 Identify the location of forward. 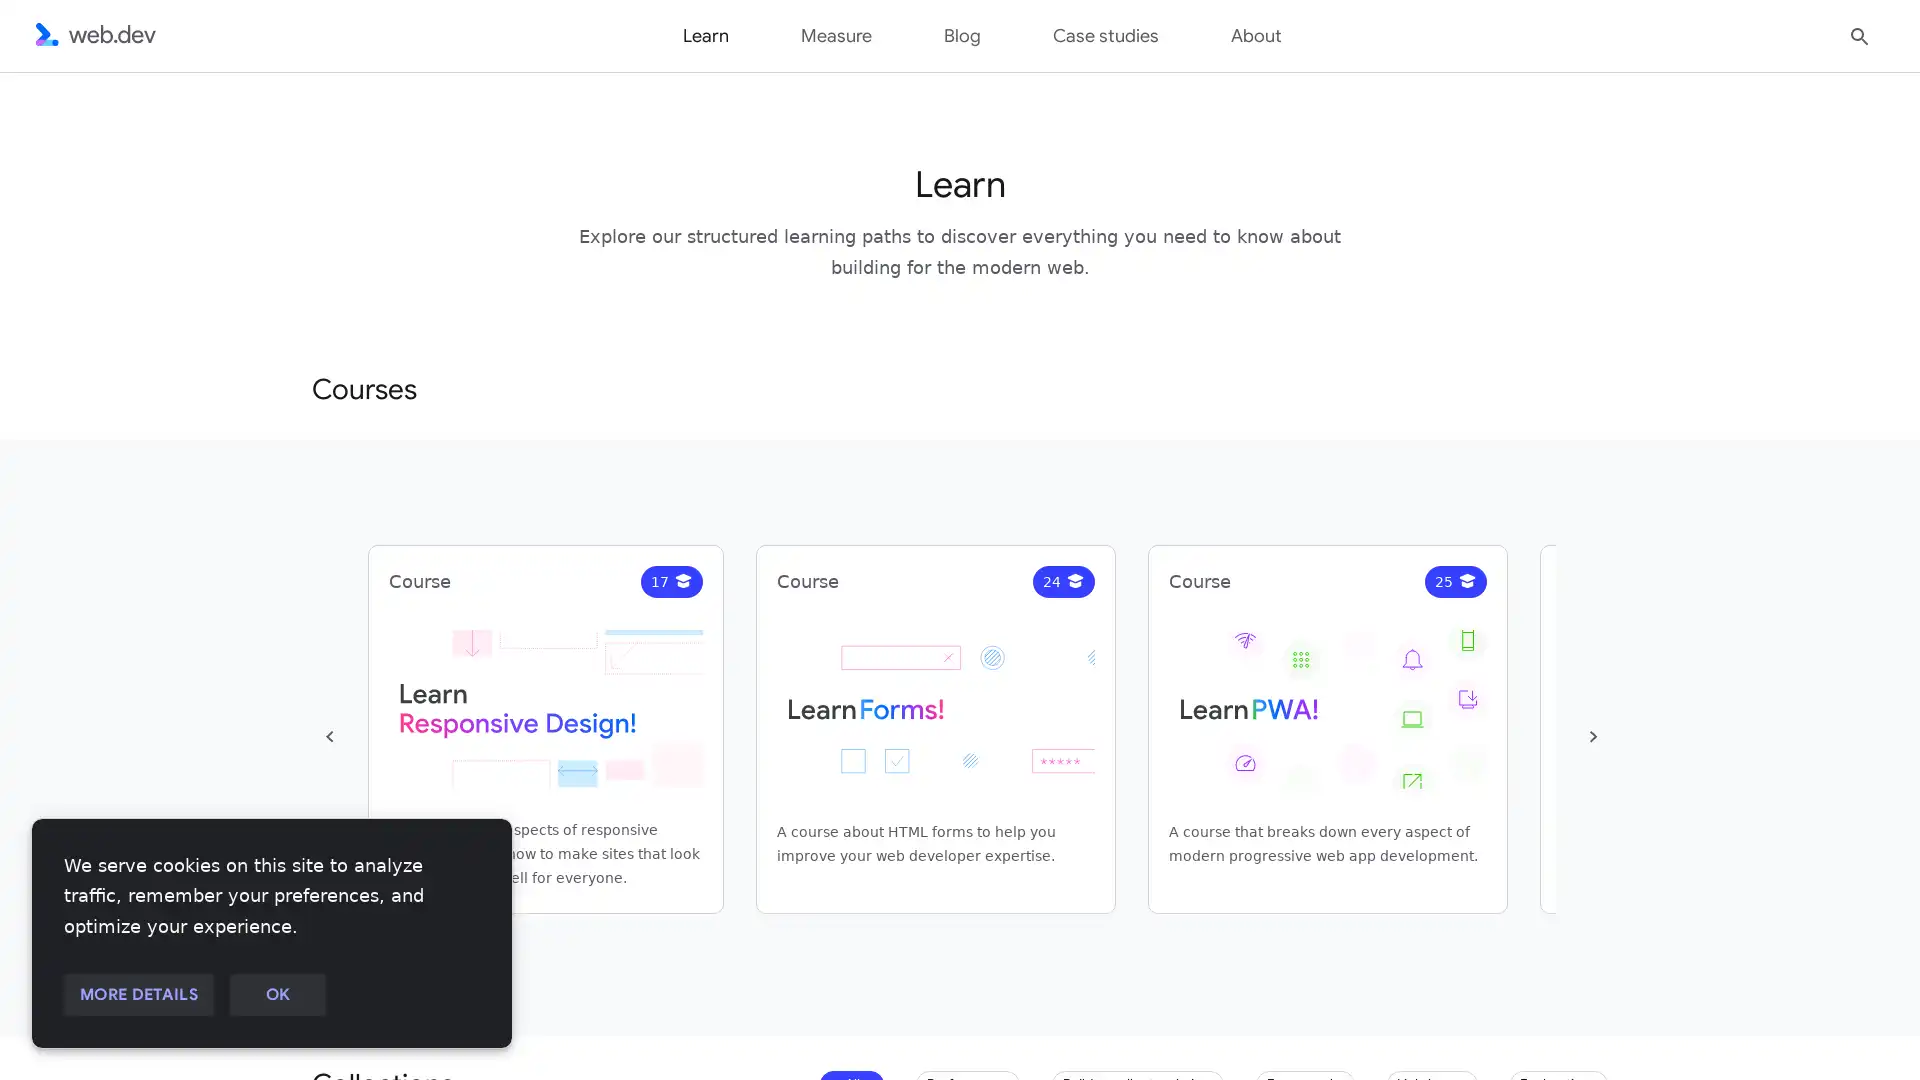
(1592, 736).